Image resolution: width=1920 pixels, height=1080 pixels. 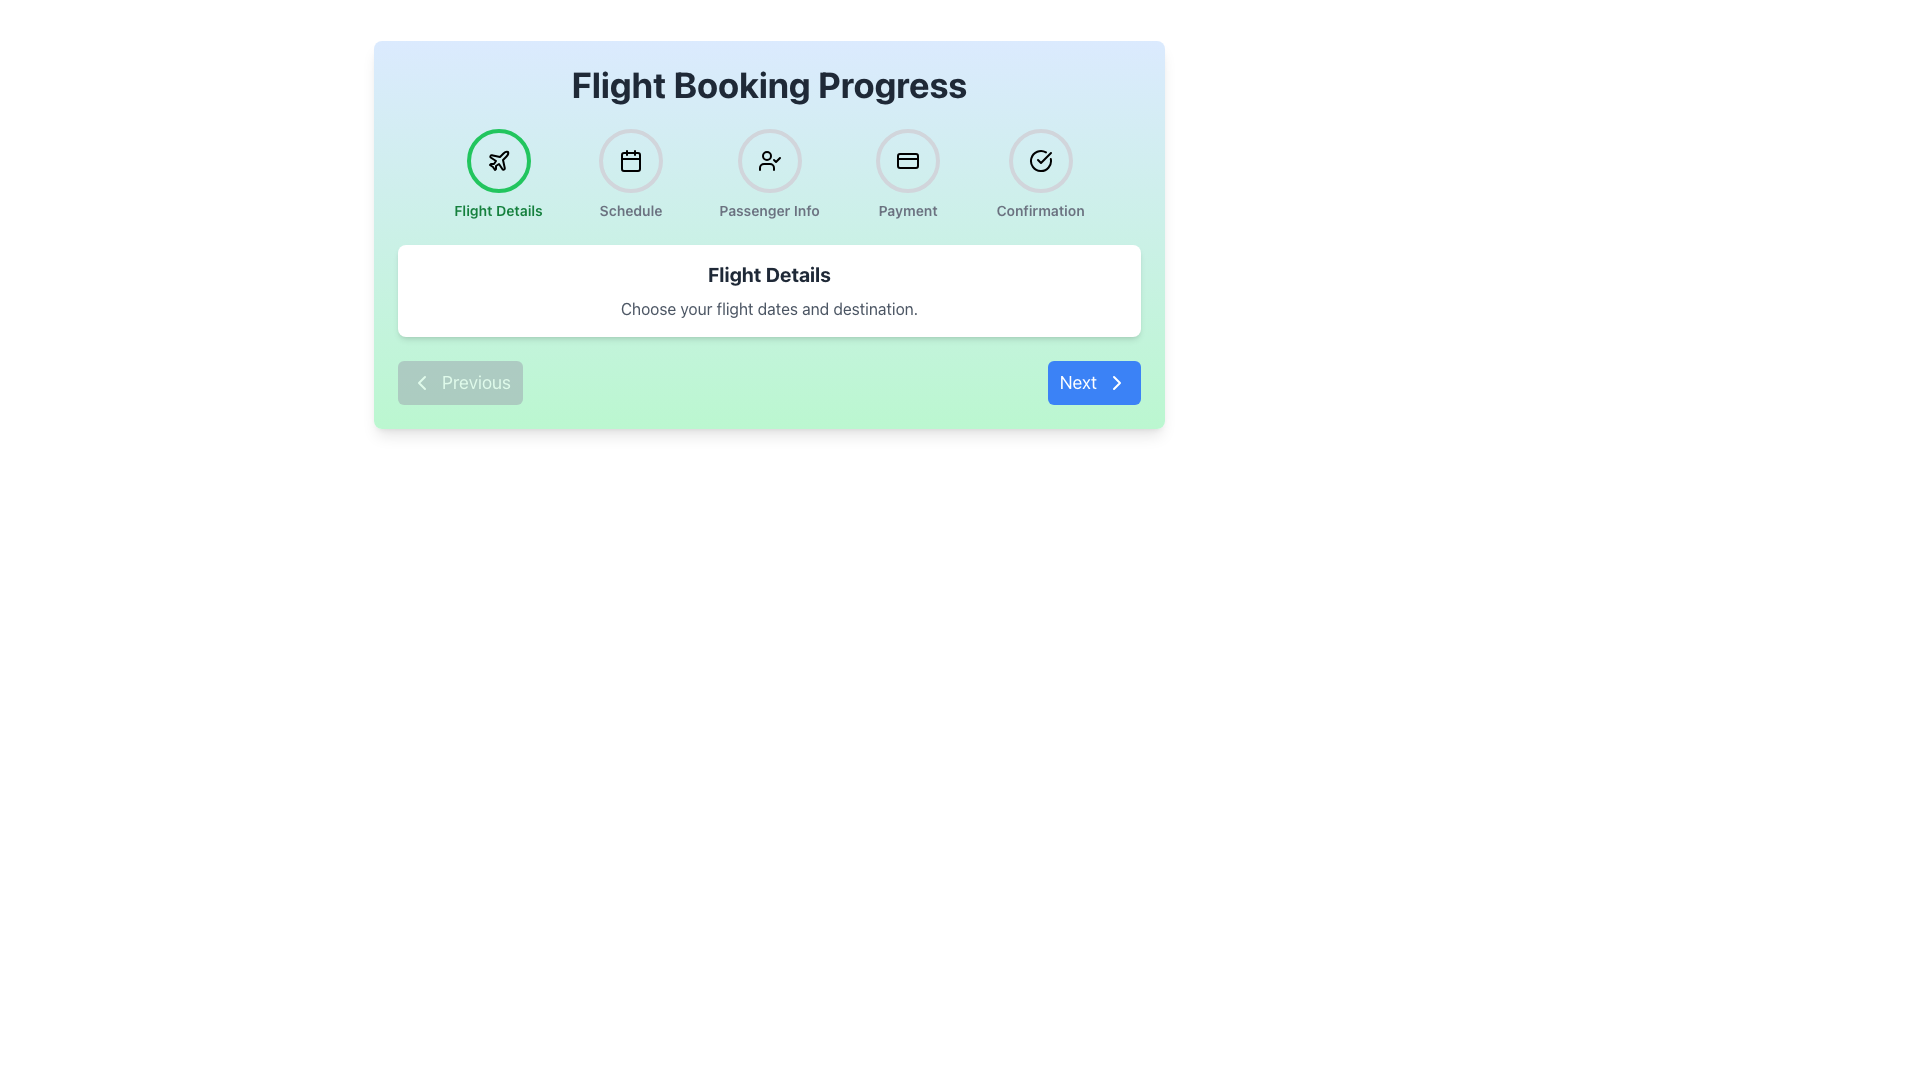 I want to click on the Icon Button with a circular border featuring a gray outline and a checkmark icon, located above the 'Confirmation' text, so click(x=1040, y=160).